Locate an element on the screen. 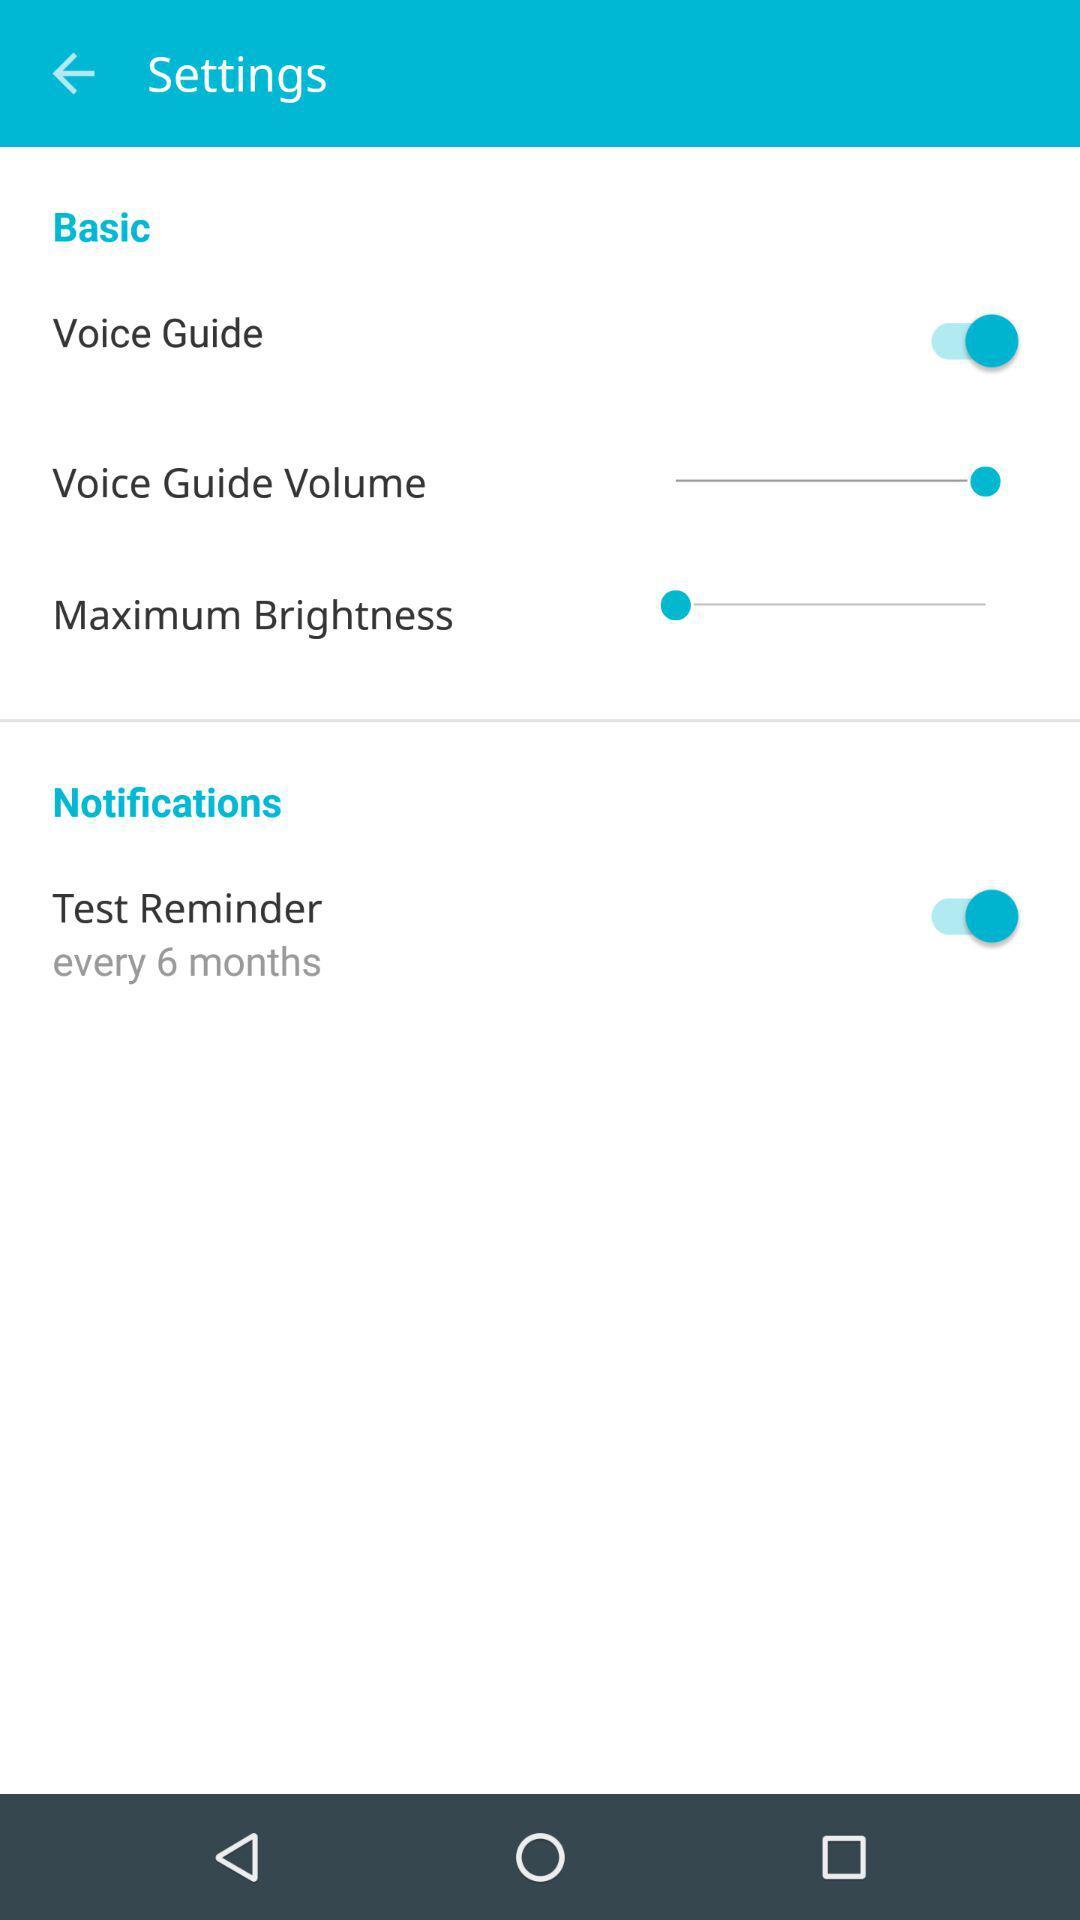 This screenshot has width=1080, height=1920. item on the right is located at coordinates (964, 915).